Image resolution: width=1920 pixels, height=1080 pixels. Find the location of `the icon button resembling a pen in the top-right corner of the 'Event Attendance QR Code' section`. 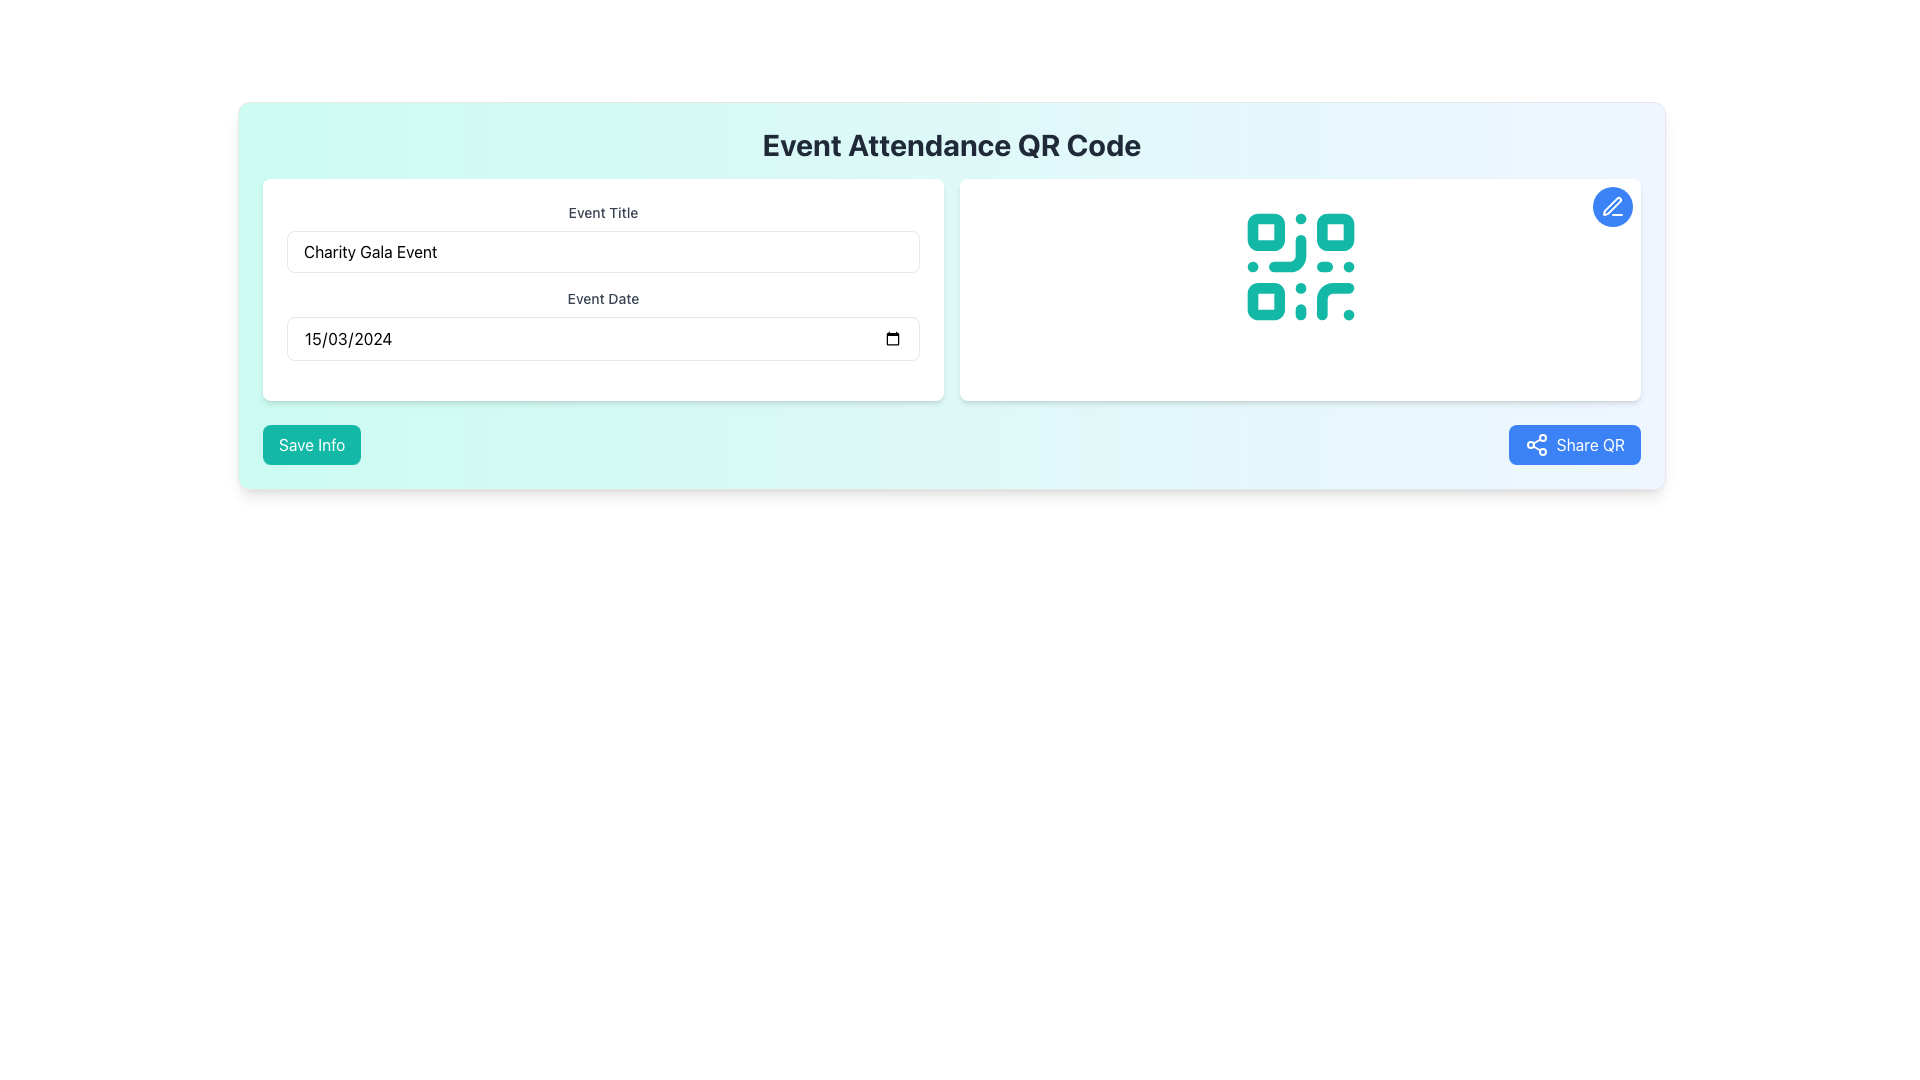

the icon button resembling a pen in the top-right corner of the 'Event Attendance QR Code' section is located at coordinates (1612, 206).